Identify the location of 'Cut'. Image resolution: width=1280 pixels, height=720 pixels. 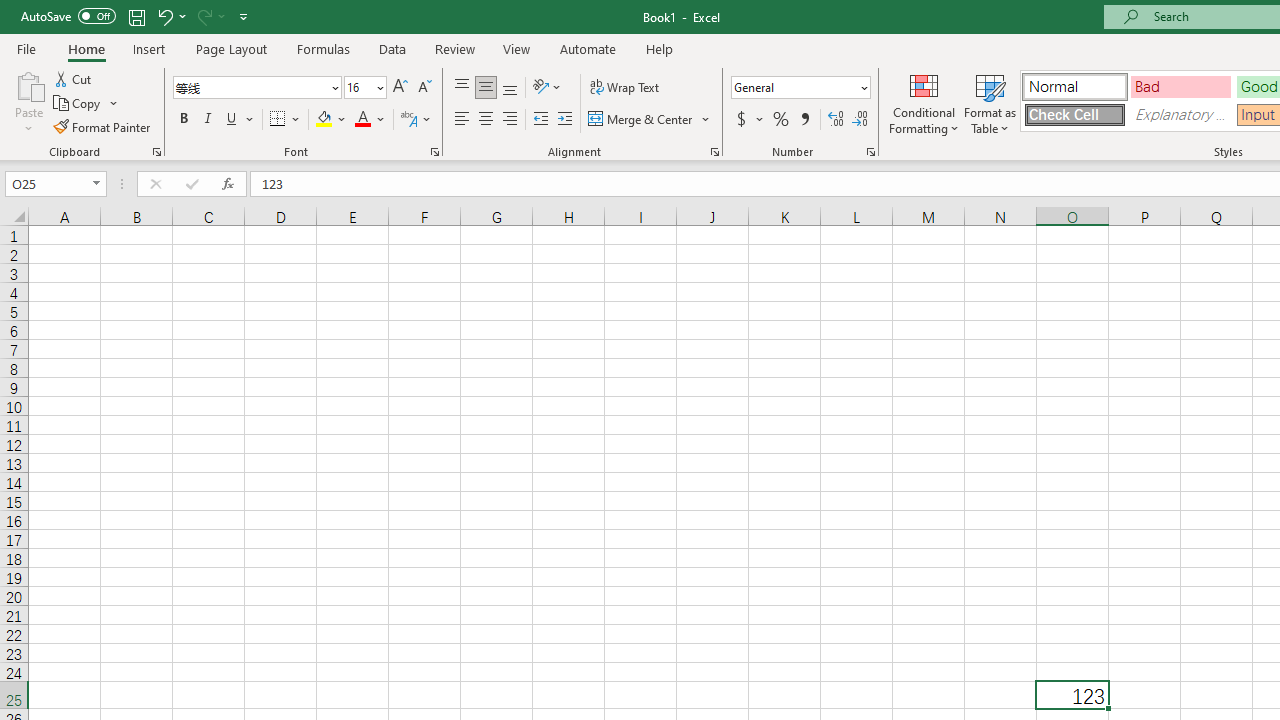
(74, 78).